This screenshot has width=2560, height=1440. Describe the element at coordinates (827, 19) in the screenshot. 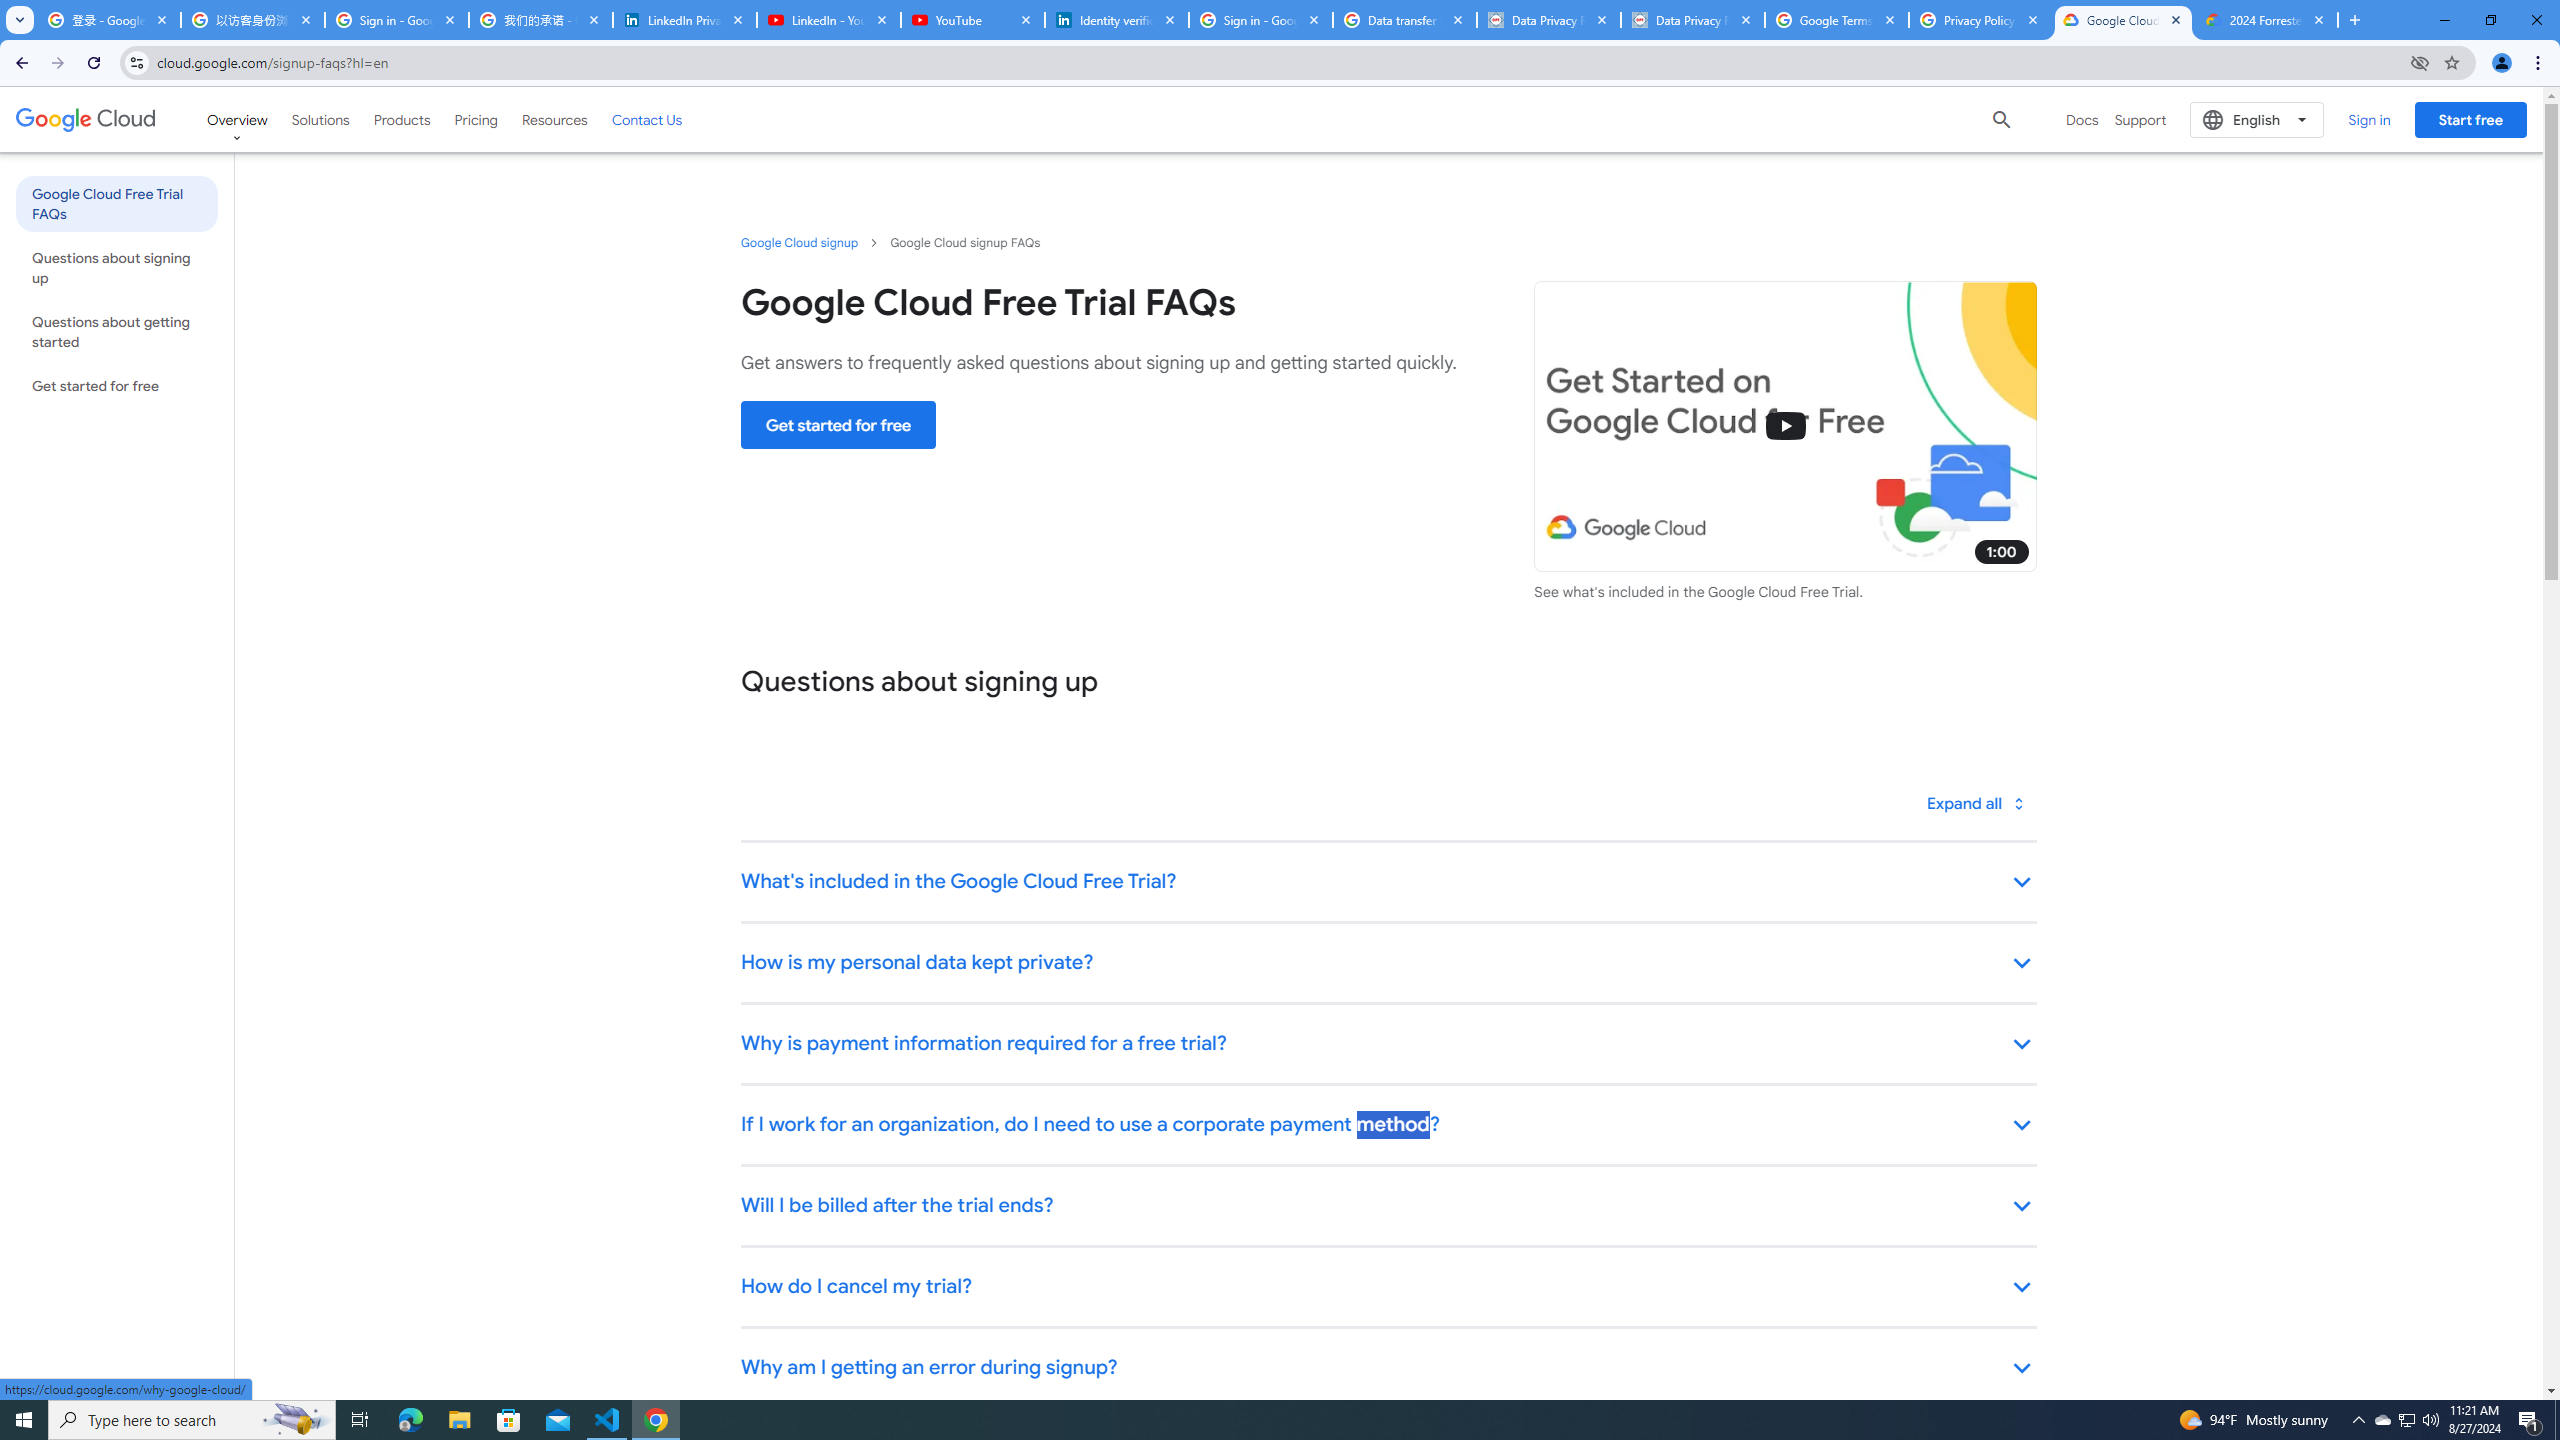

I see `'LinkedIn - YouTube'` at that location.